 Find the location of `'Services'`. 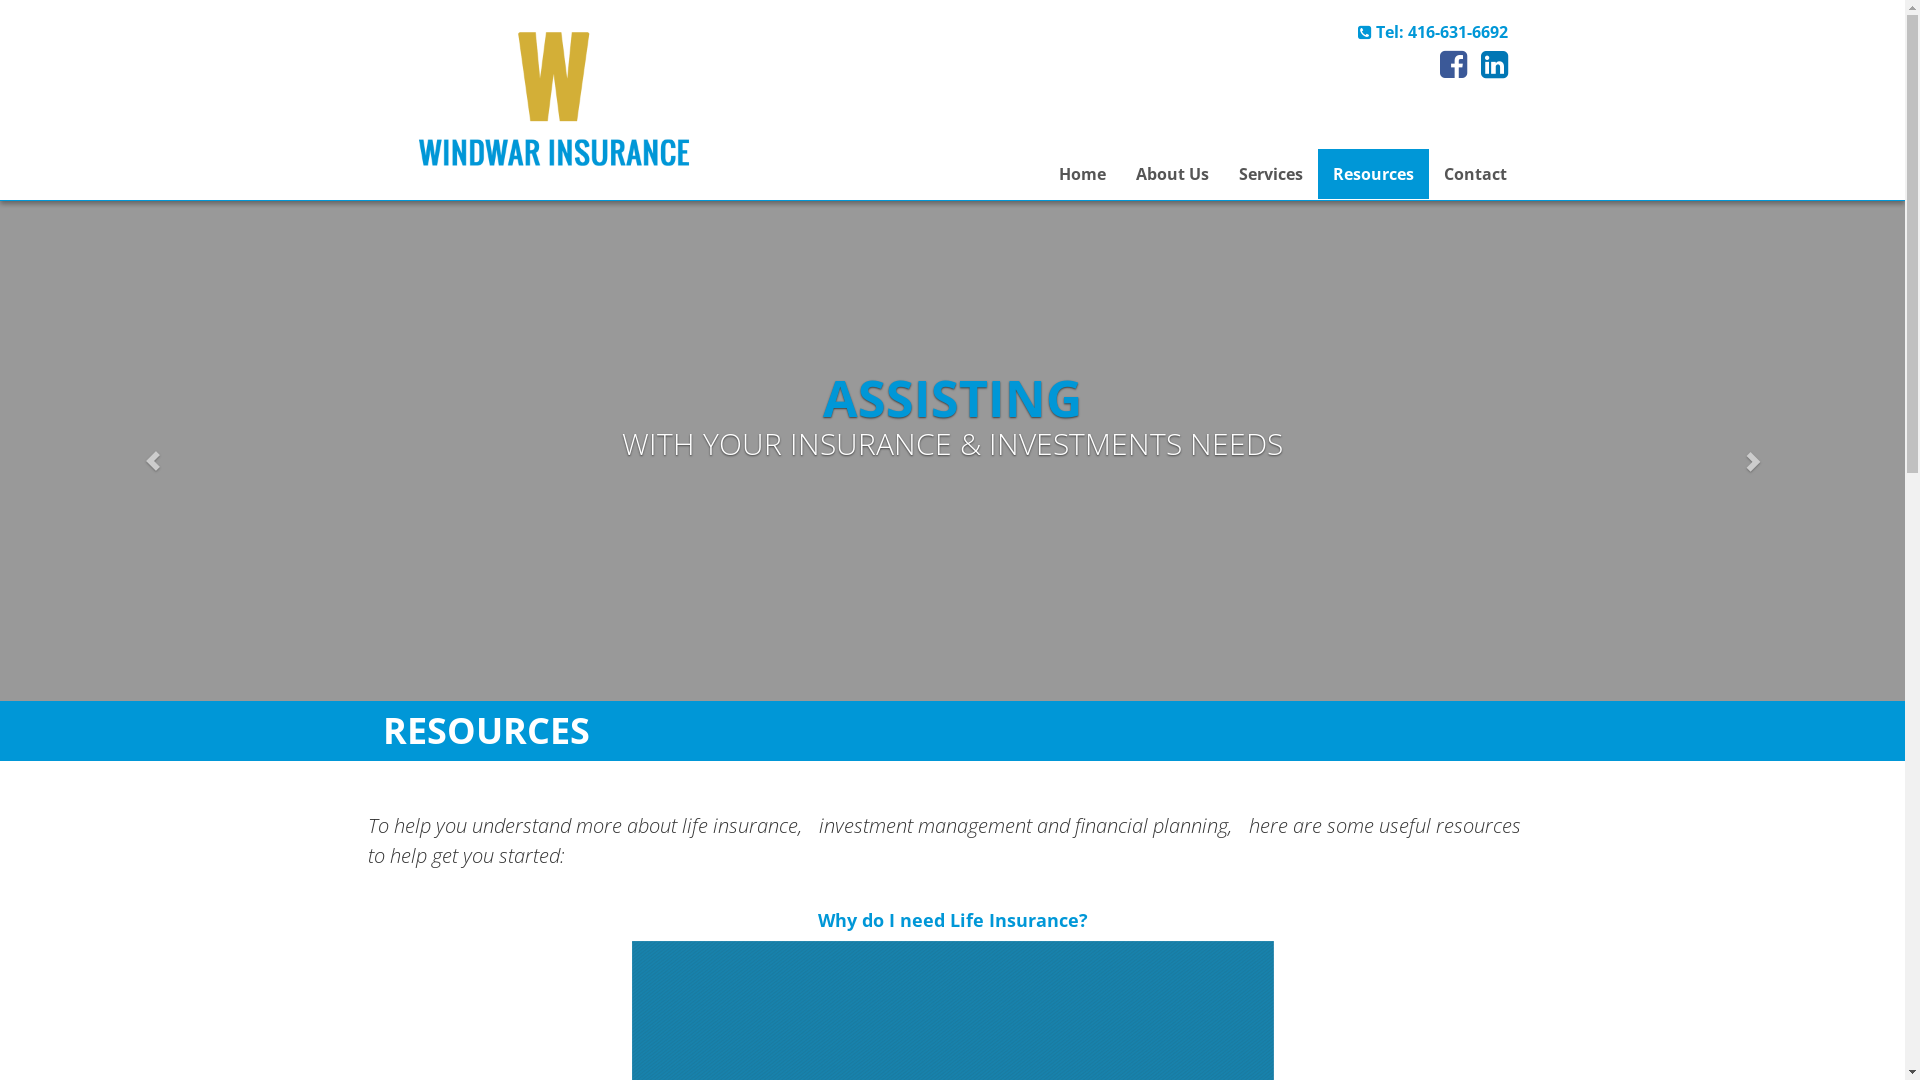

'Services' is located at coordinates (1269, 172).